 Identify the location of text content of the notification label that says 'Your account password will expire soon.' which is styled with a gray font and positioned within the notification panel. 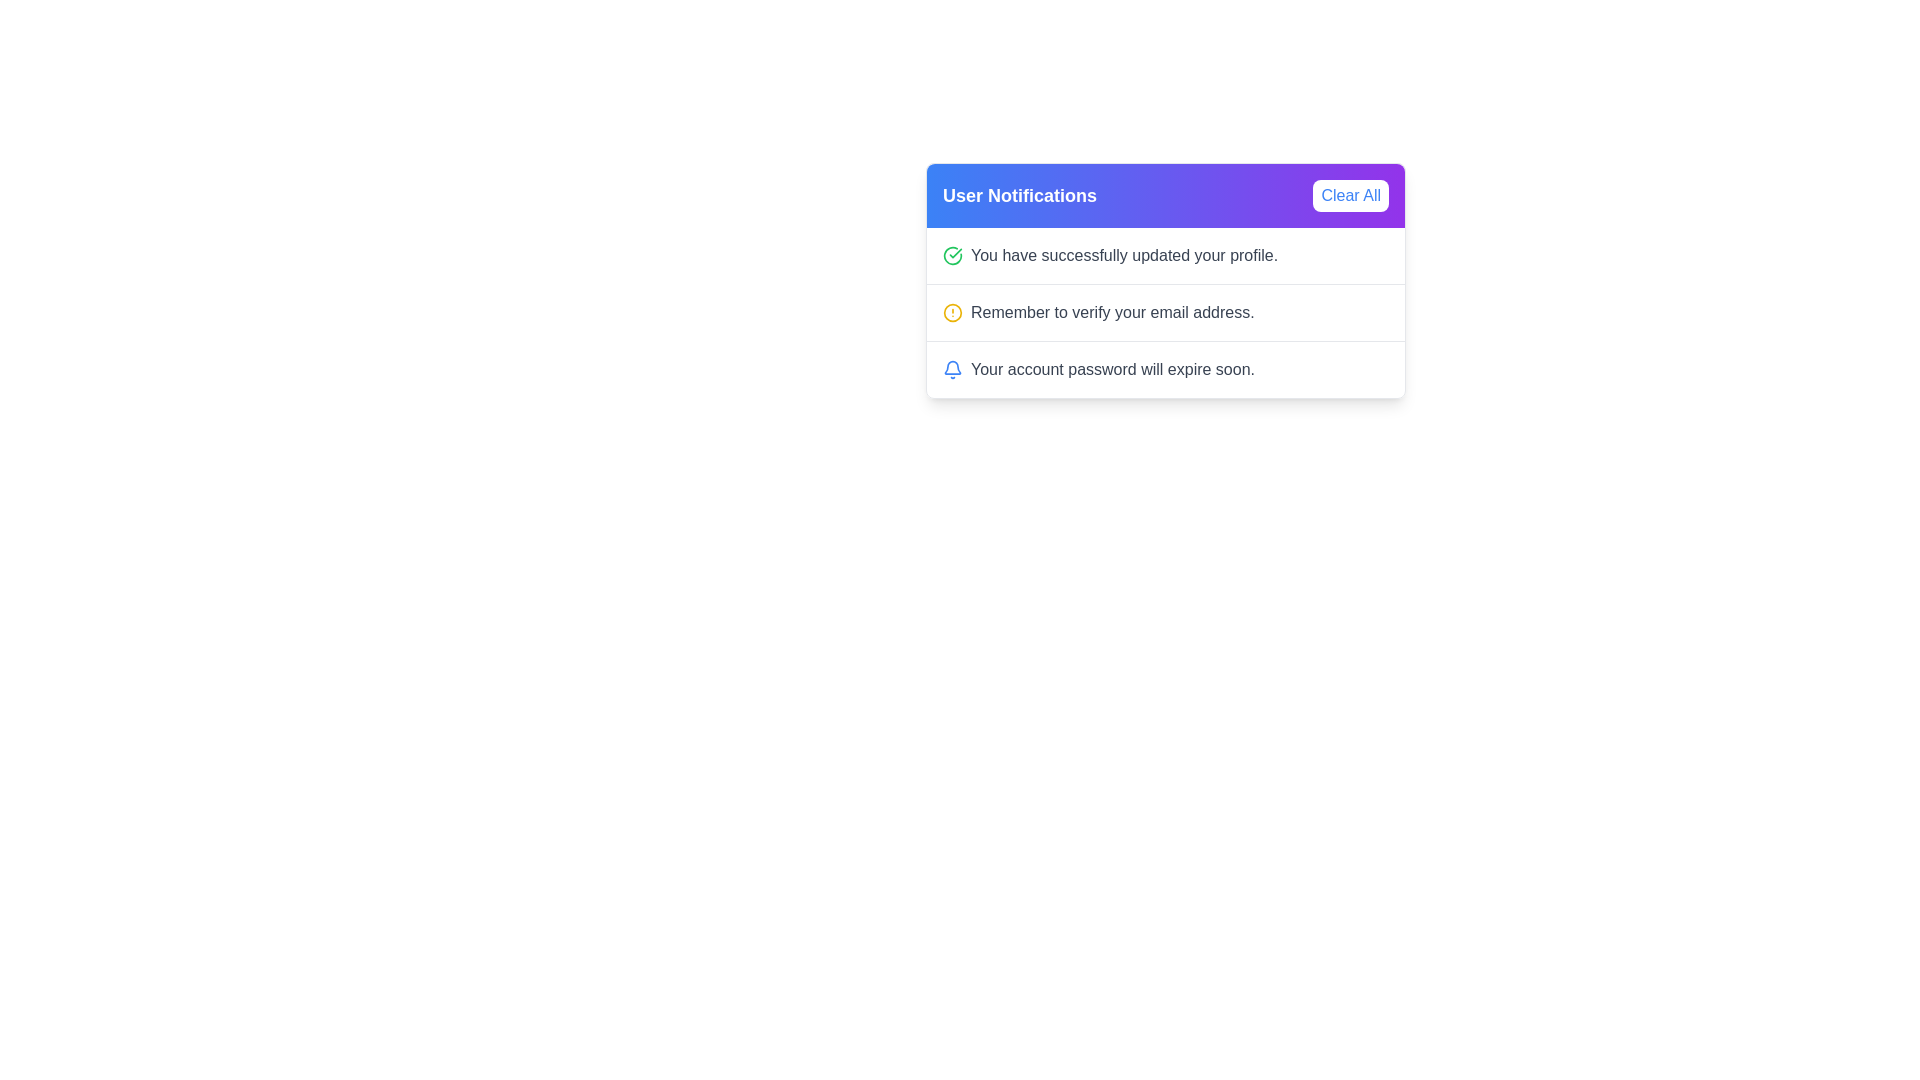
(1112, 370).